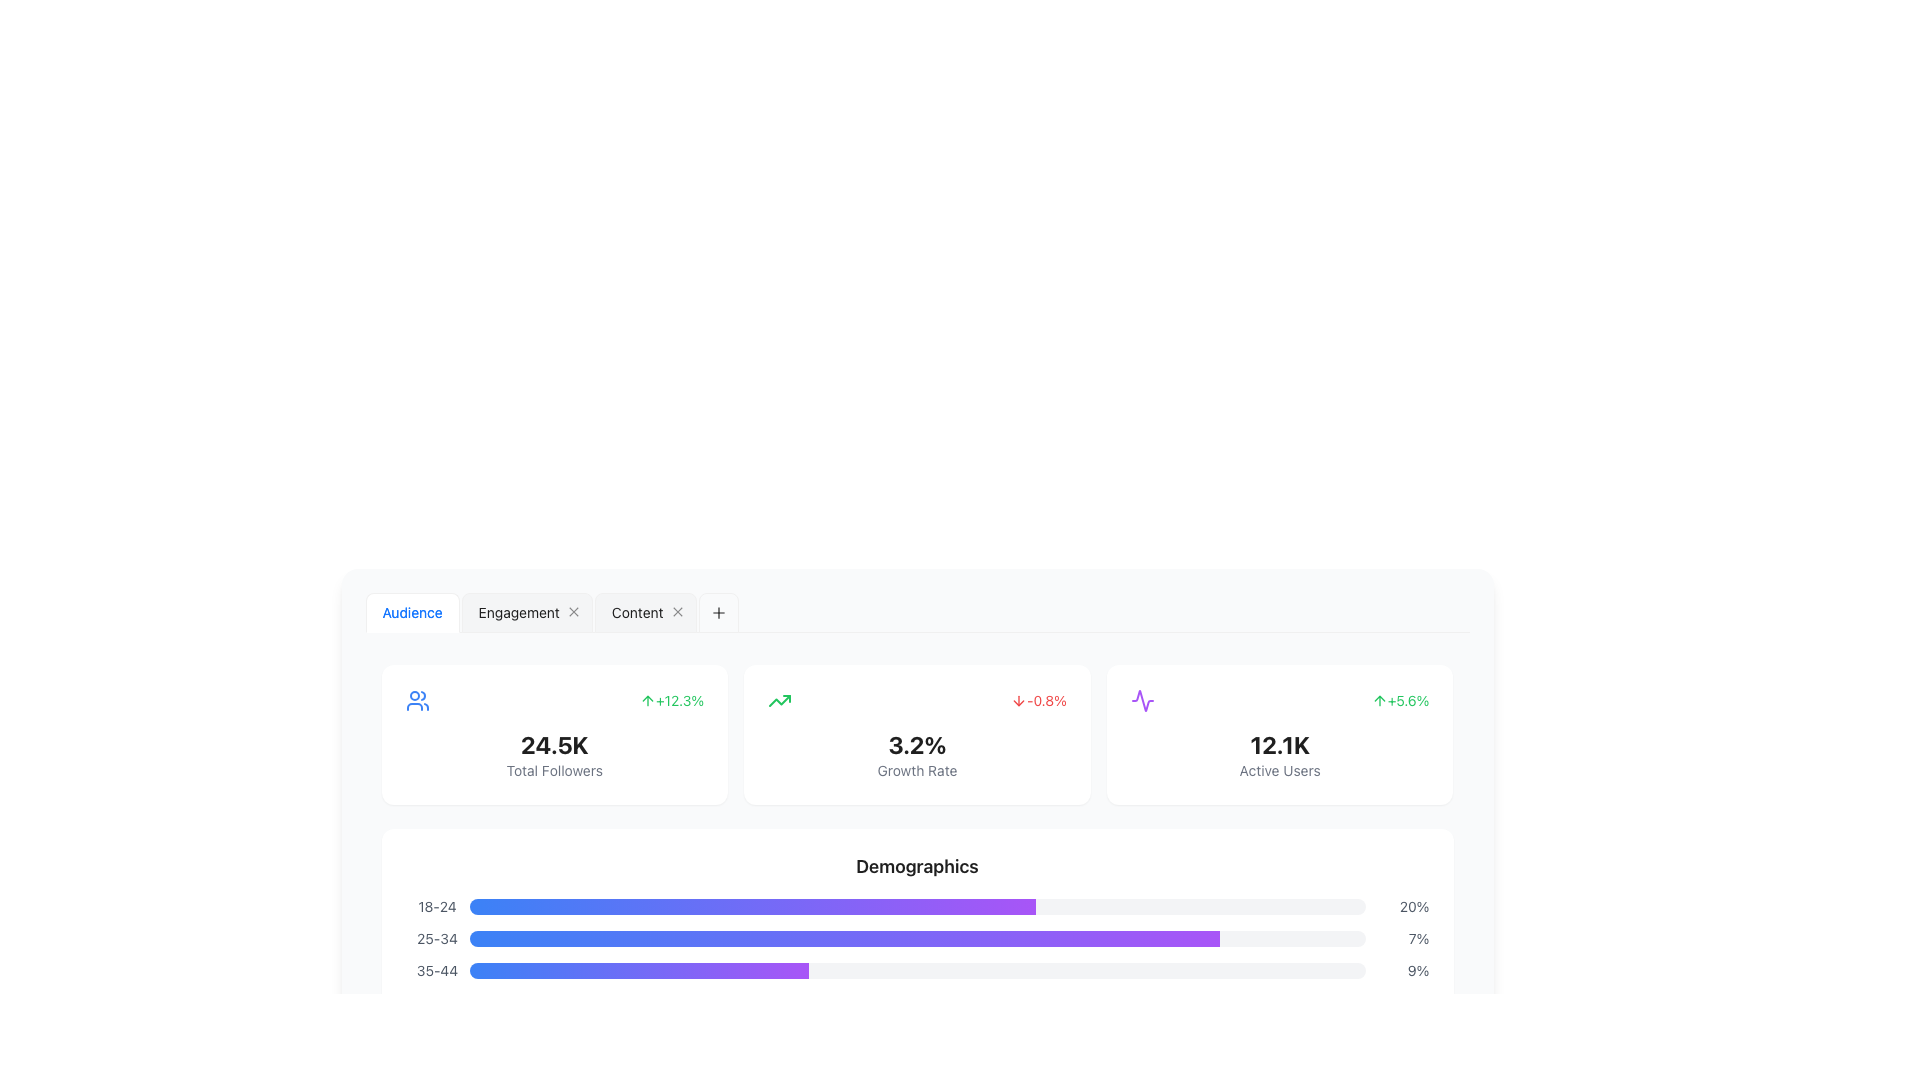 Image resolution: width=1920 pixels, height=1080 pixels. What do you see at coordinates (916, 906) in the screenshot?
I see `the progress value of the progress bar representing the 18-24 demographic group, located under the heading 'Demographics' between the labels '18-24' and '20%'` at bounding box center [916, 906].